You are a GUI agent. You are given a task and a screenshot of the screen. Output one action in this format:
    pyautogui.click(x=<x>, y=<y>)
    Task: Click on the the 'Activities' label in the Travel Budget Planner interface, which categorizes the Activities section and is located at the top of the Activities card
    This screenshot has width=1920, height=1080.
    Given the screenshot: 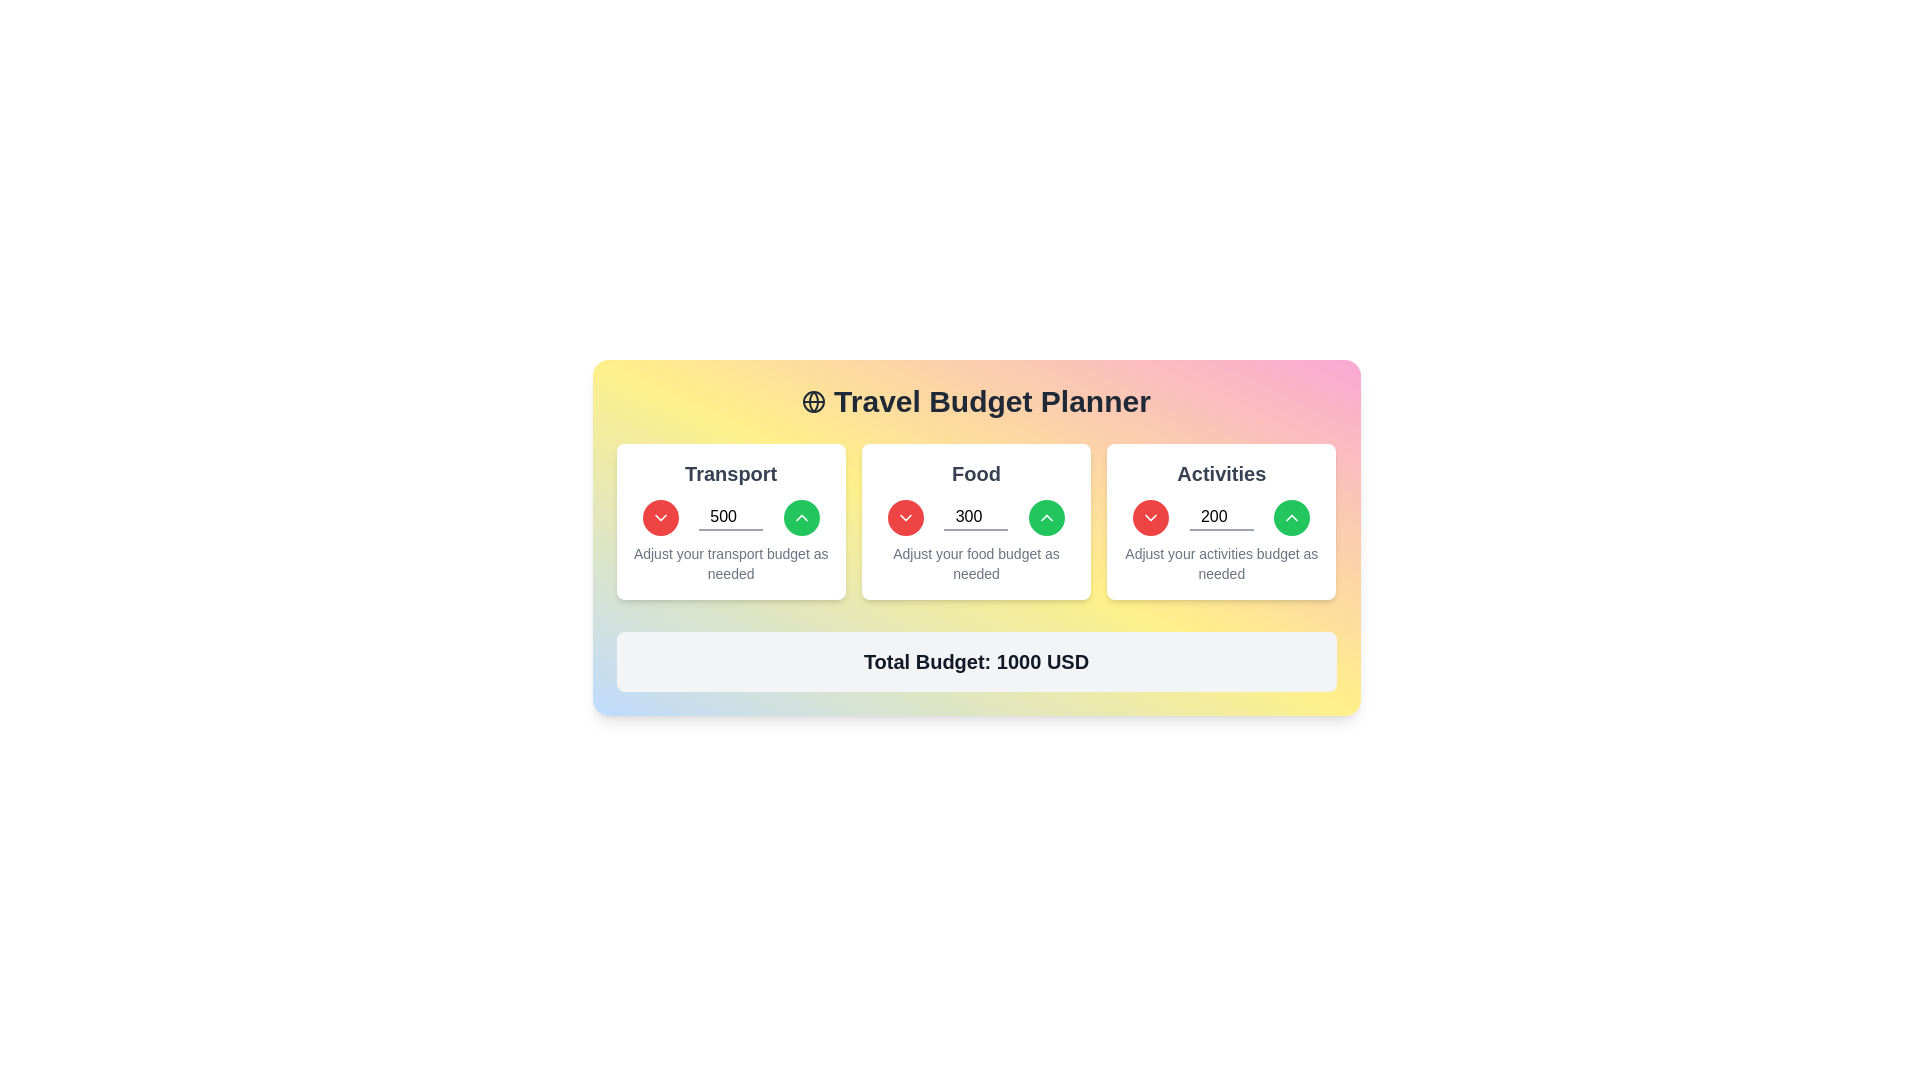 What is the action you would take?
    pyautogui.click(x=1220, y=474)
    